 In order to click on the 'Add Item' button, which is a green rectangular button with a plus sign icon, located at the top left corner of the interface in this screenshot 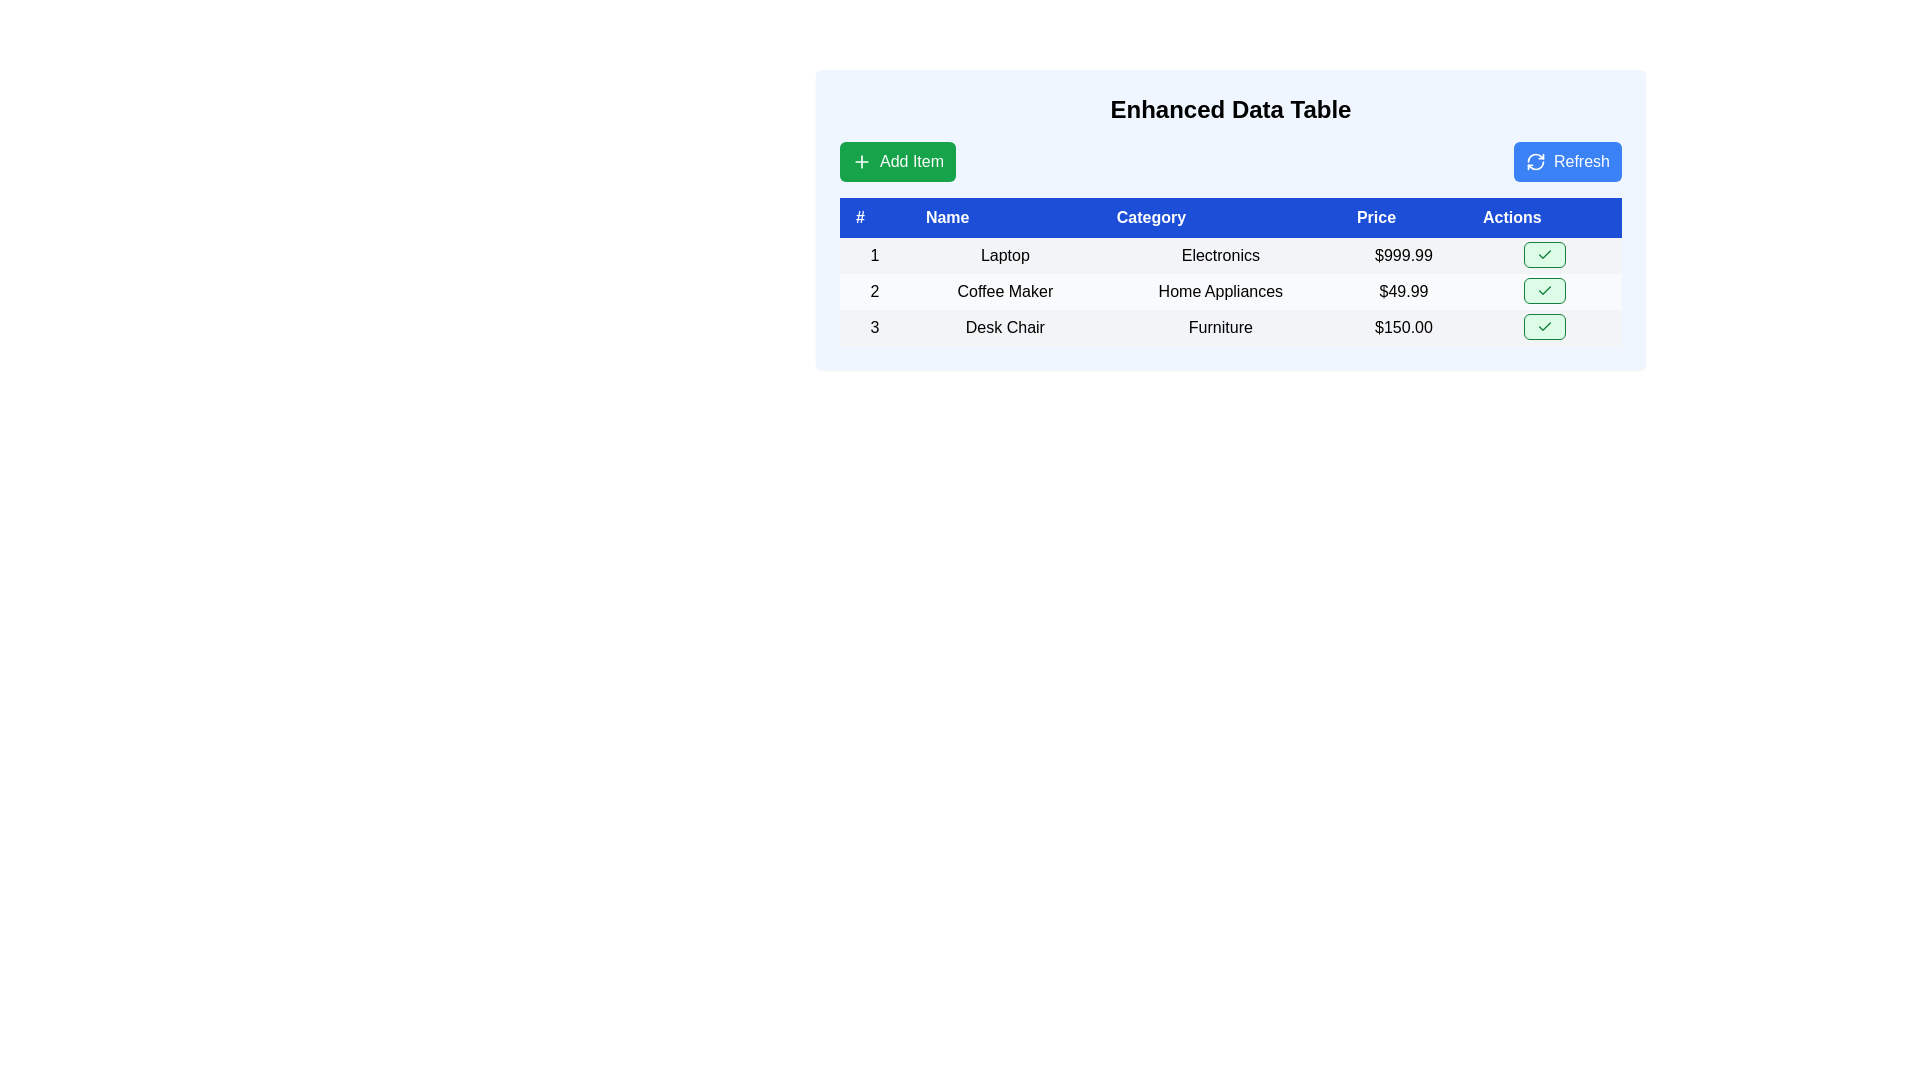, I will do `click(862, 161)`.